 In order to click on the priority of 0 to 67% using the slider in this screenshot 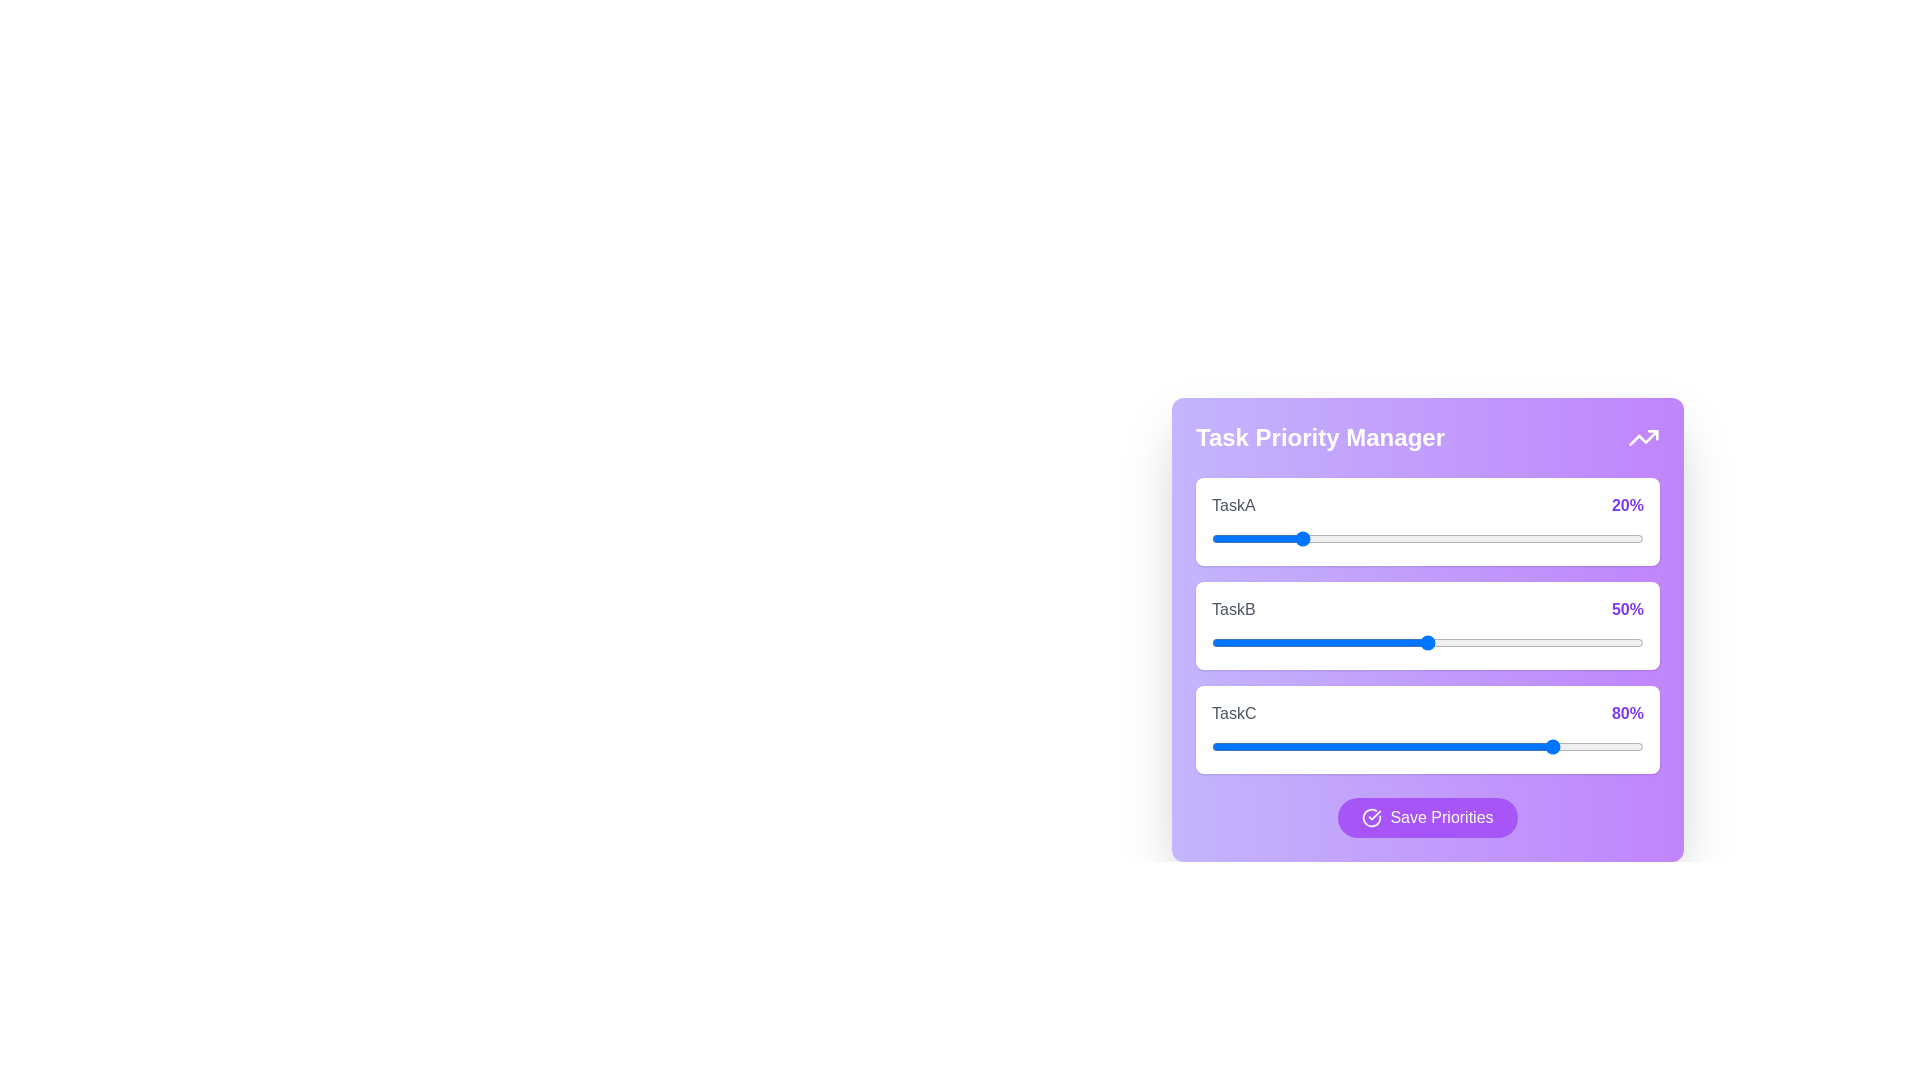, I will do `click(1501, 538)`.